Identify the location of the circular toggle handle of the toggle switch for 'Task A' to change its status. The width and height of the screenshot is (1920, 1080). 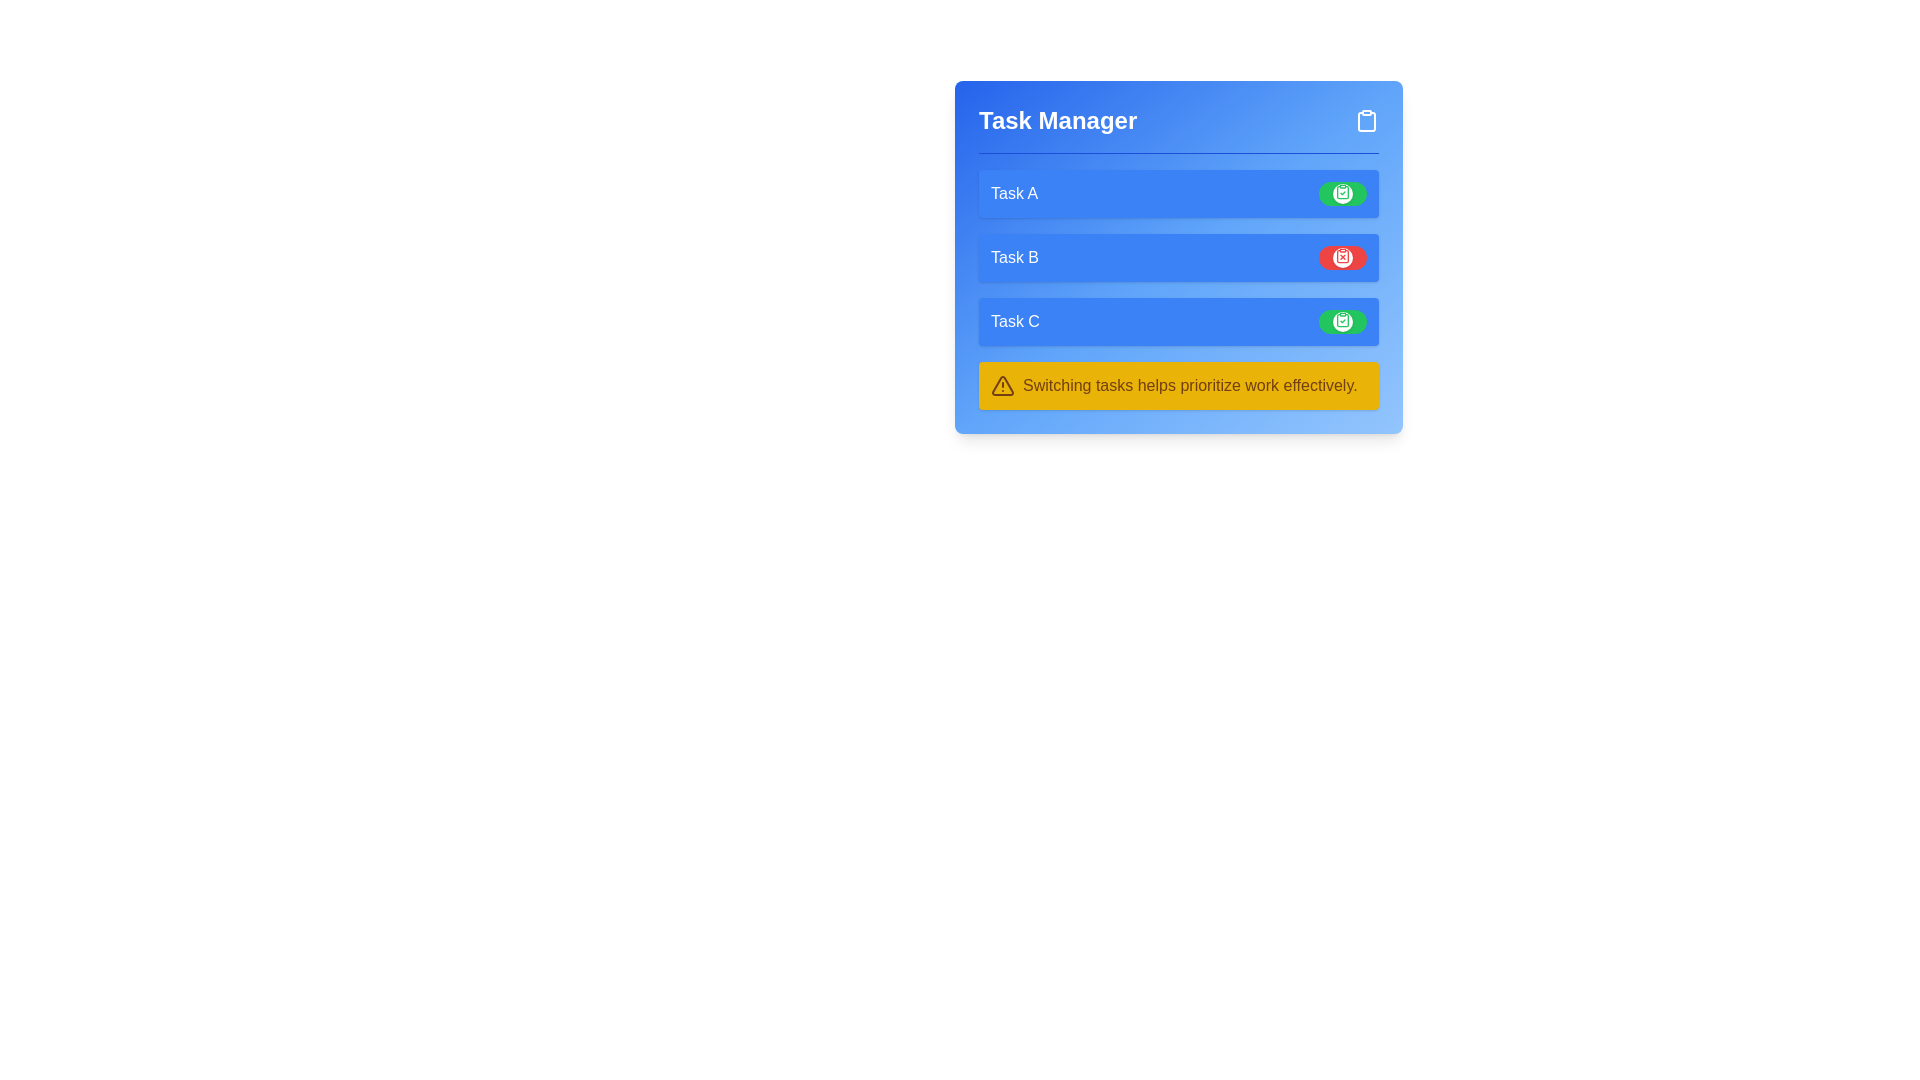
(1343, 193).